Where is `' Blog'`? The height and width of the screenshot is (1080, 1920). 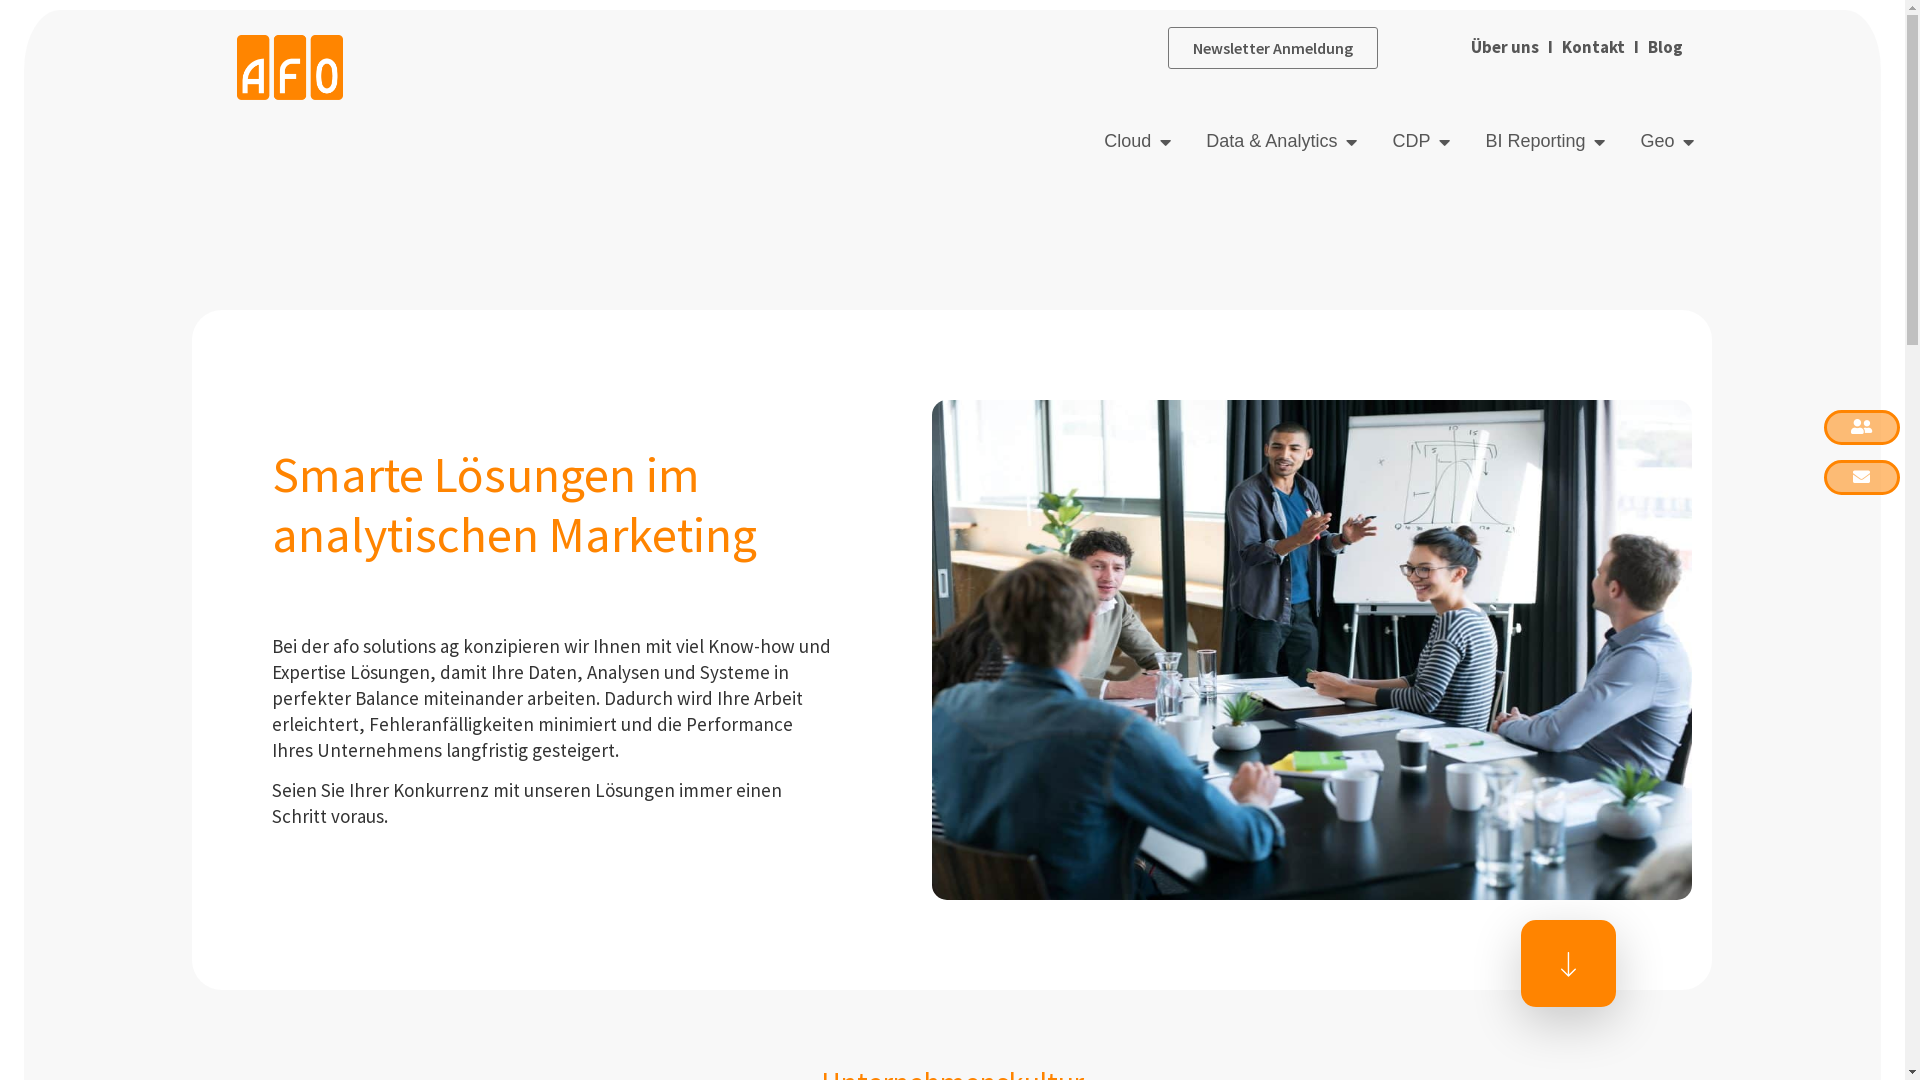
' Blog' is located at coordinates (1664, 45).